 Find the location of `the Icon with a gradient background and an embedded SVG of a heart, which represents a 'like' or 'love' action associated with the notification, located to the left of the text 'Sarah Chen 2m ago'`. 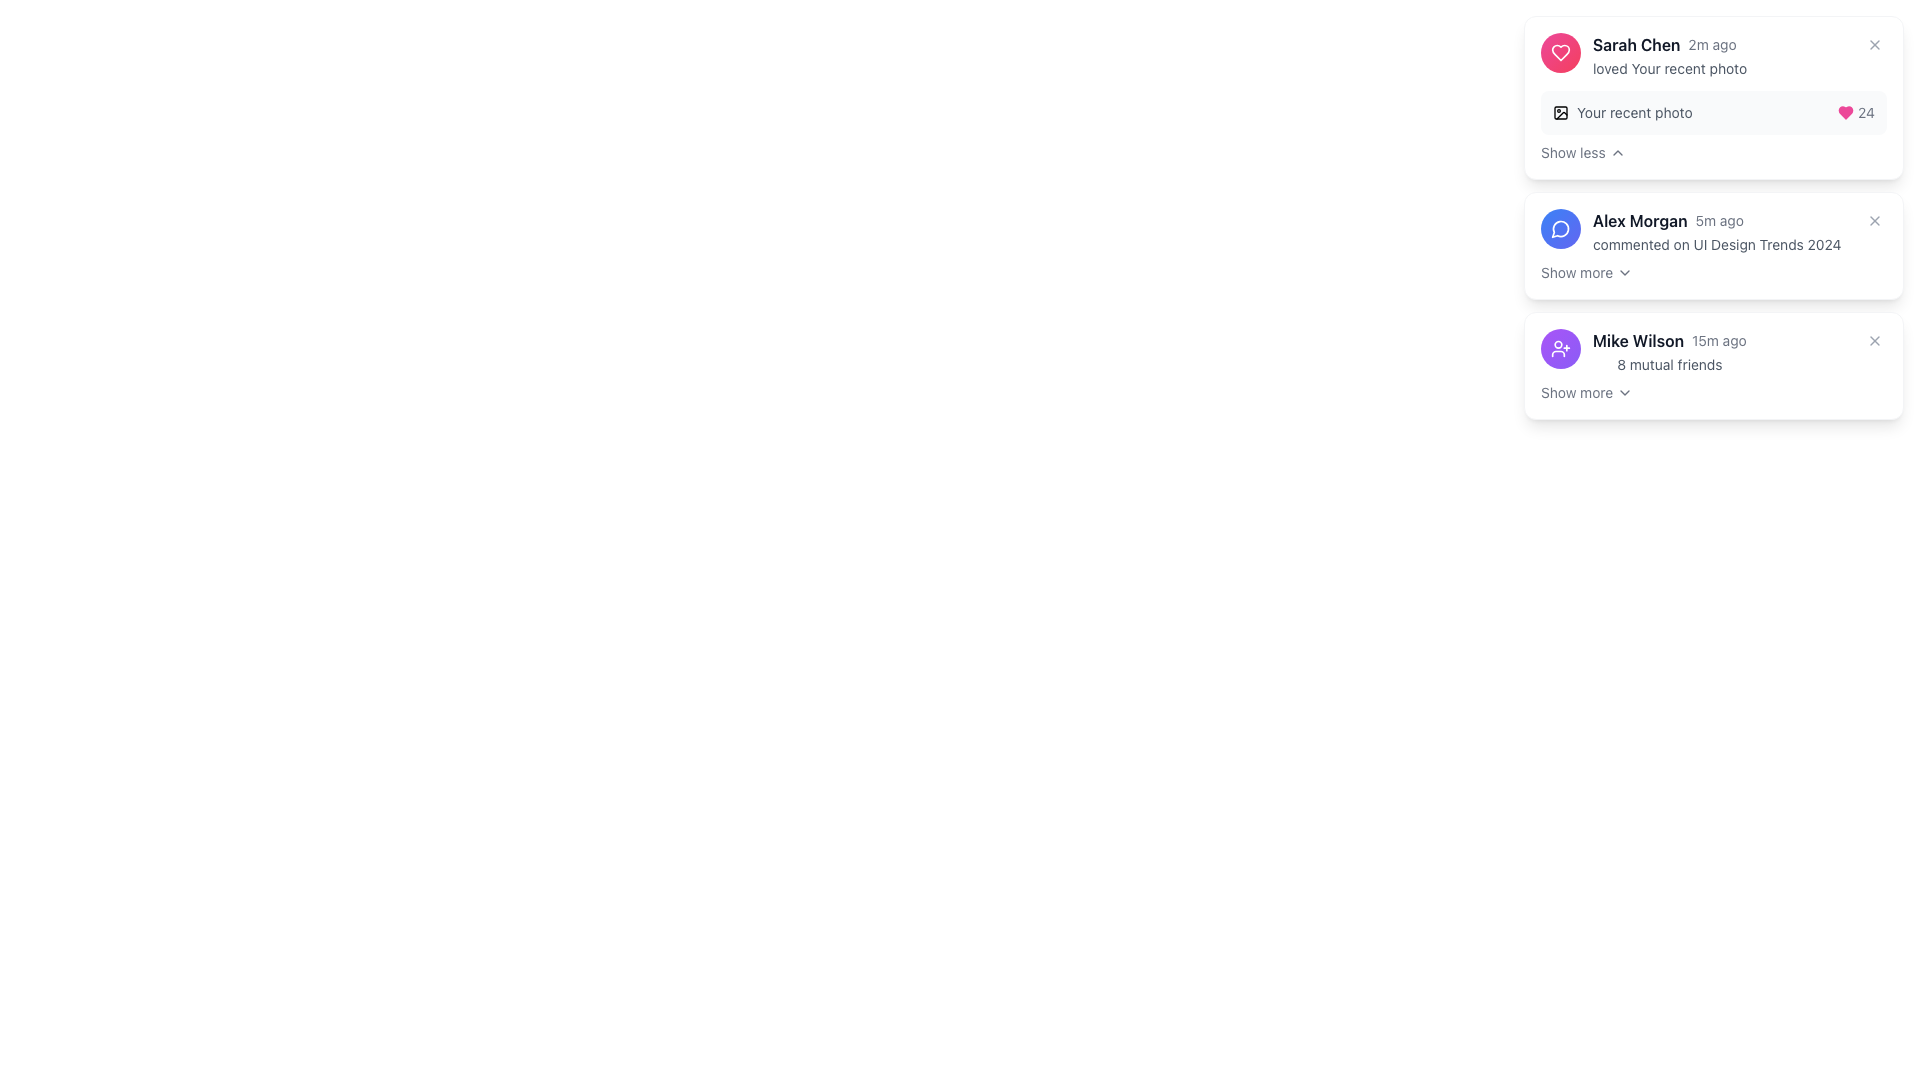

the Icon with a gradient background and an embedded SVG of a heart, which represents a 'like' or 'love' action associated with the notification, located to the left of the text 'Sarah Chen 2m ago' is located at coordinates (1559, 52).